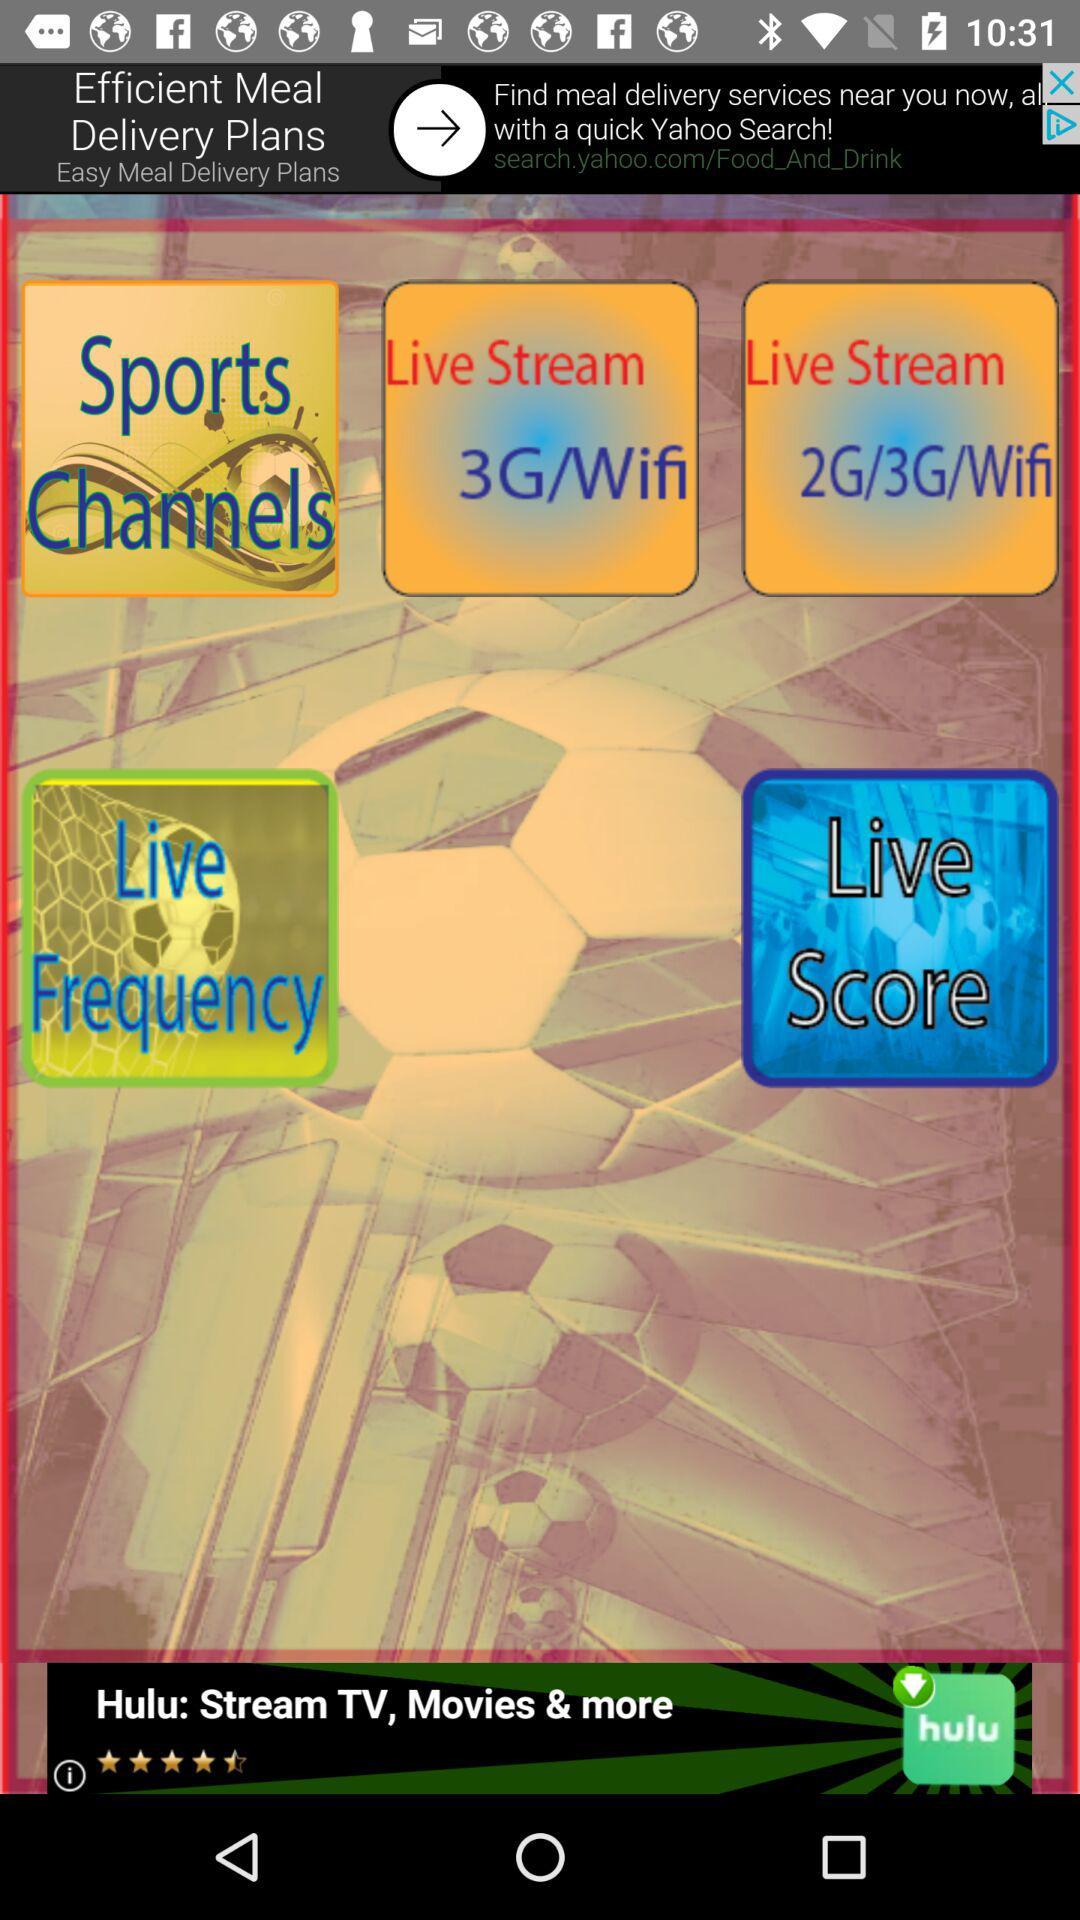 The height and width of the screenshot is (1920, 1080). What do you see at coordinates (898, 927) in the screenshot?
I see `live score` at bounding box center [898, 927].